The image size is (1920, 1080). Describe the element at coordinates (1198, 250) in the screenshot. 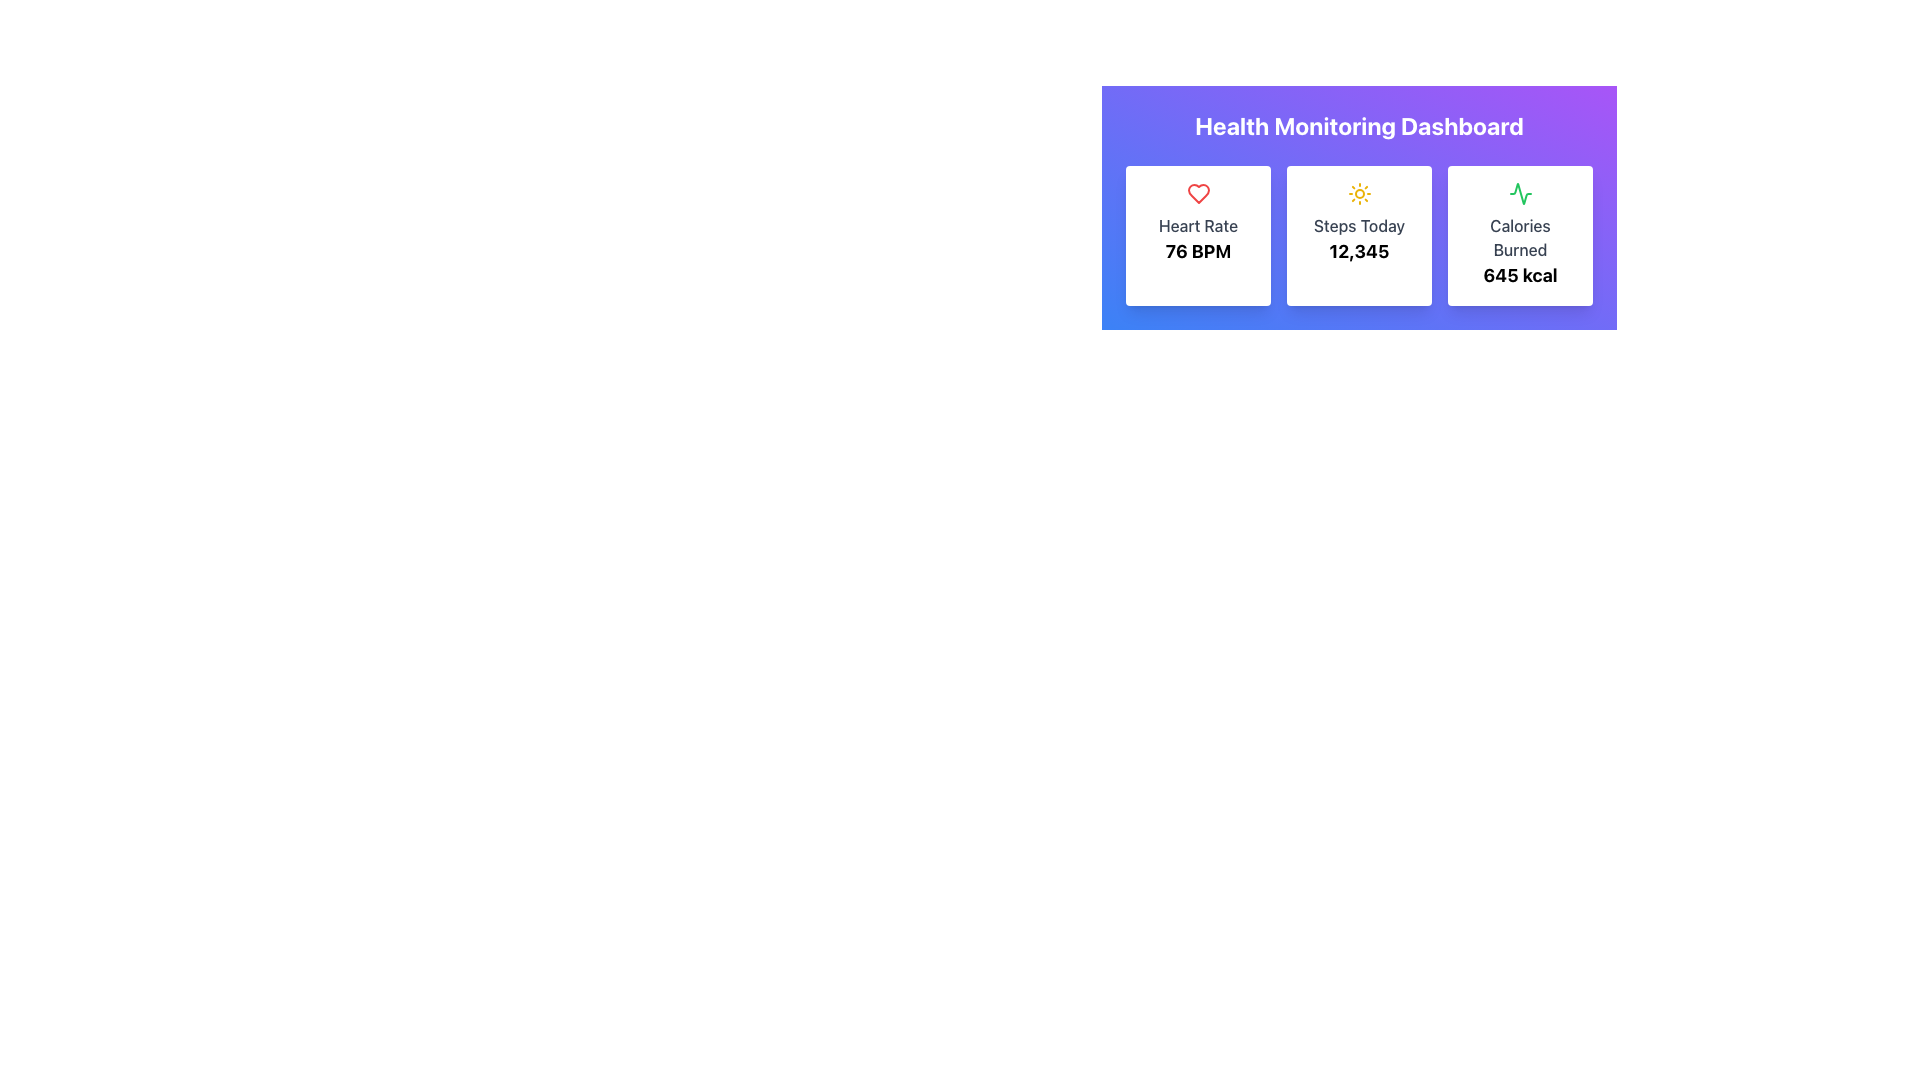

I see `the heart rate display text located beneath the 'Heart Rate' header in the 'Heart Rate' card of the 'Health Monitoring Dashboard'` at that location.